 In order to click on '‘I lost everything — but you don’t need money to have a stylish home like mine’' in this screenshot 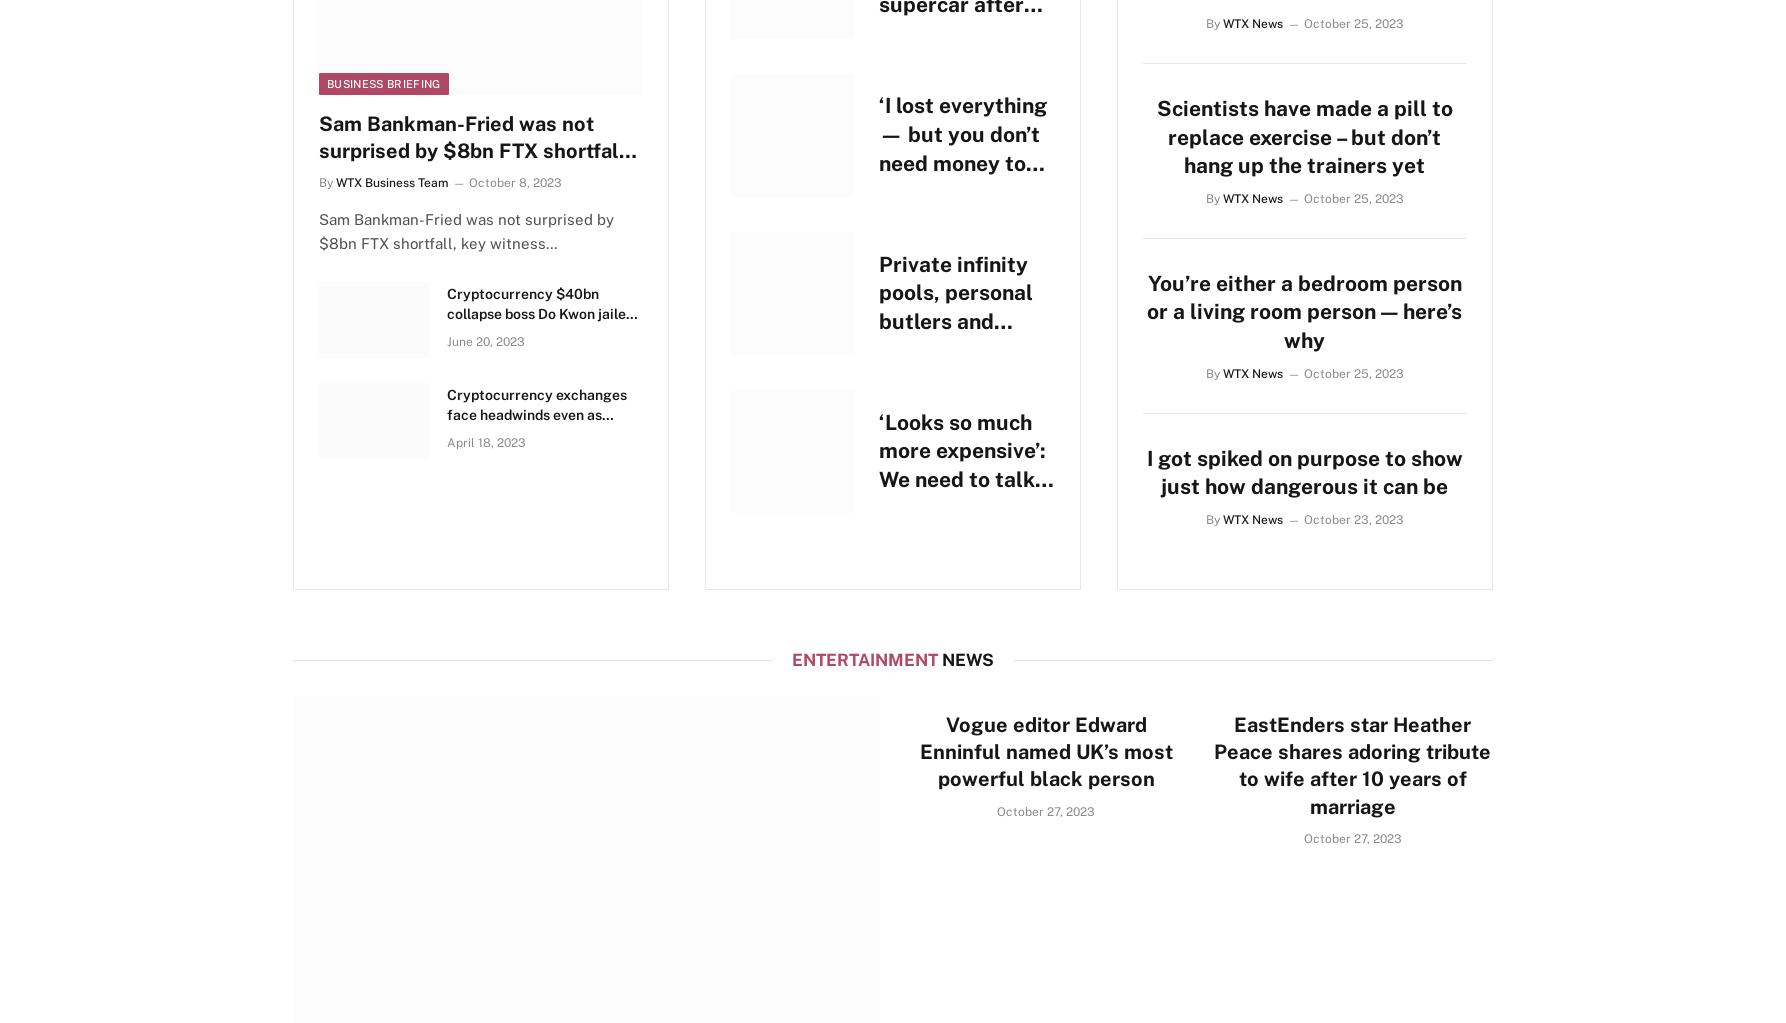, I will do `click(963, 162)`.